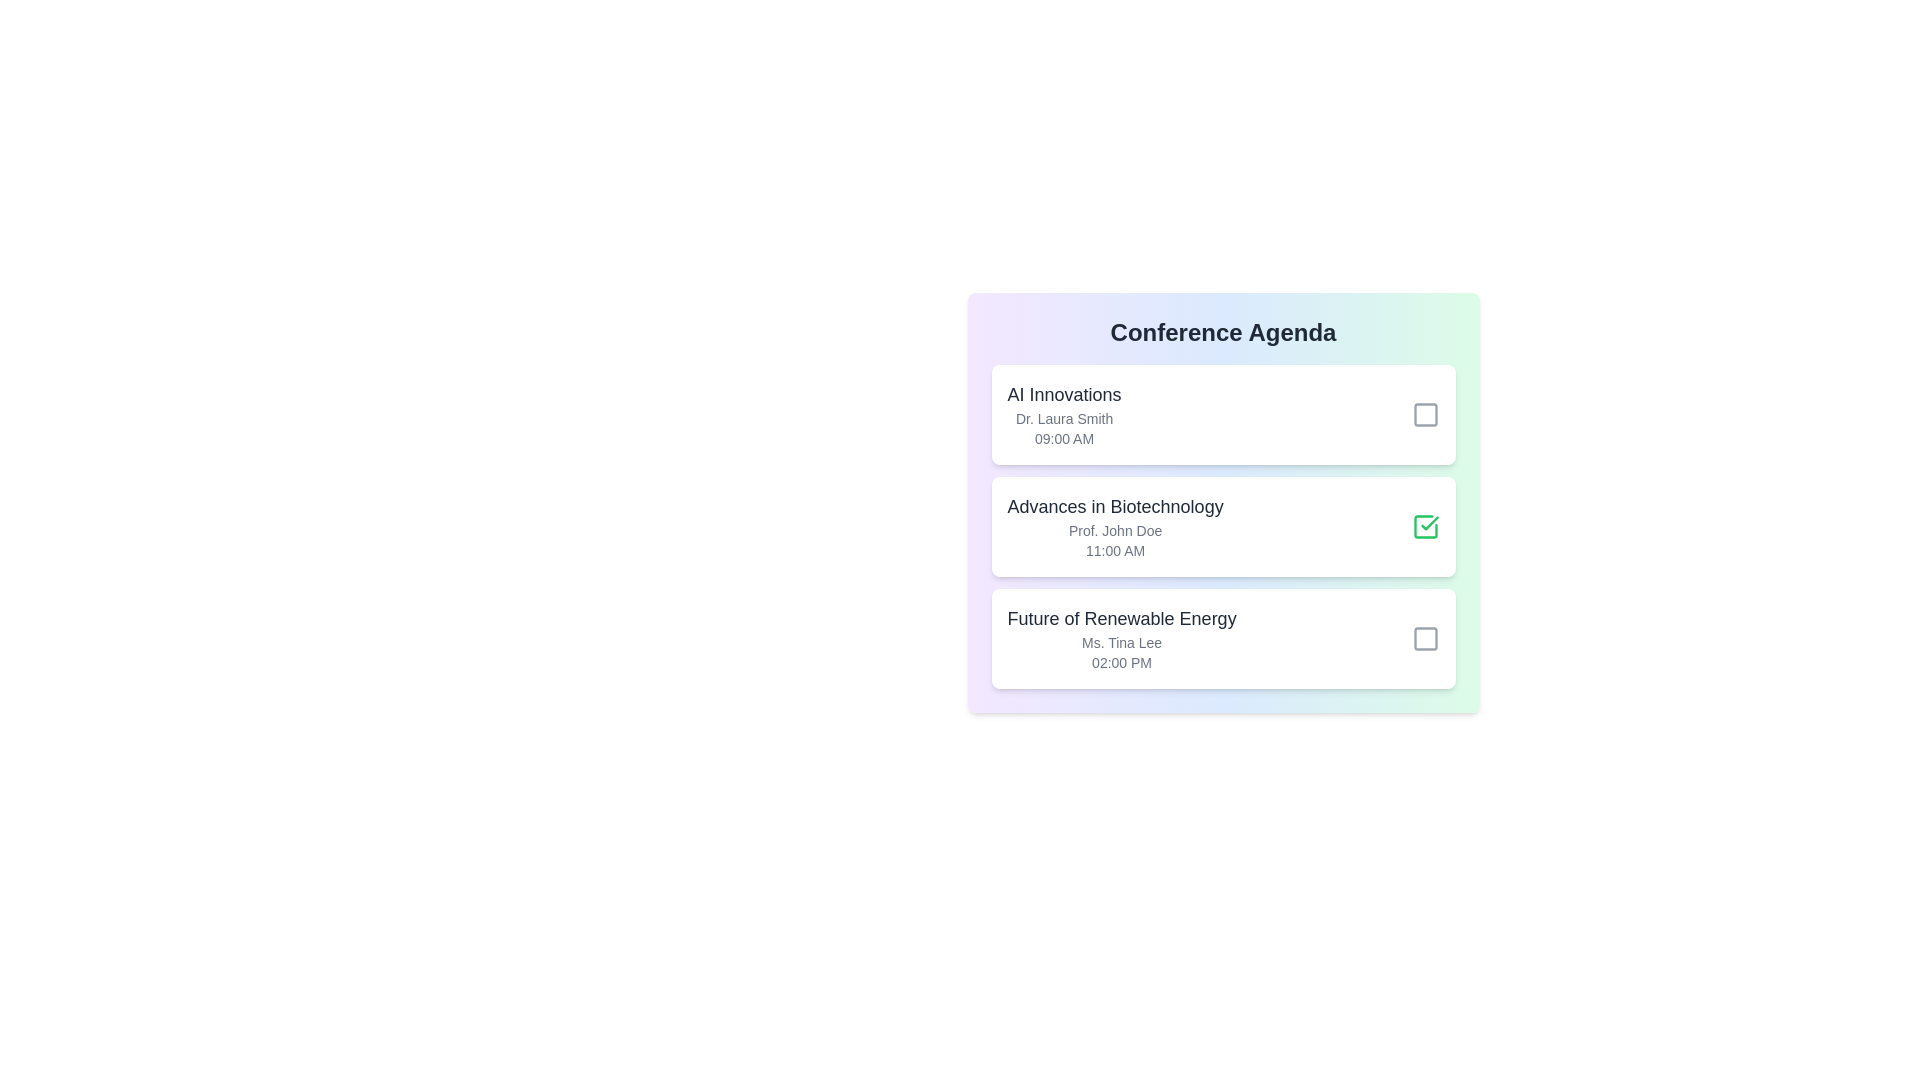  I want to click on the checkbox for the session 'AI Innovations' to toggle its selection state, so click(1424, 414).